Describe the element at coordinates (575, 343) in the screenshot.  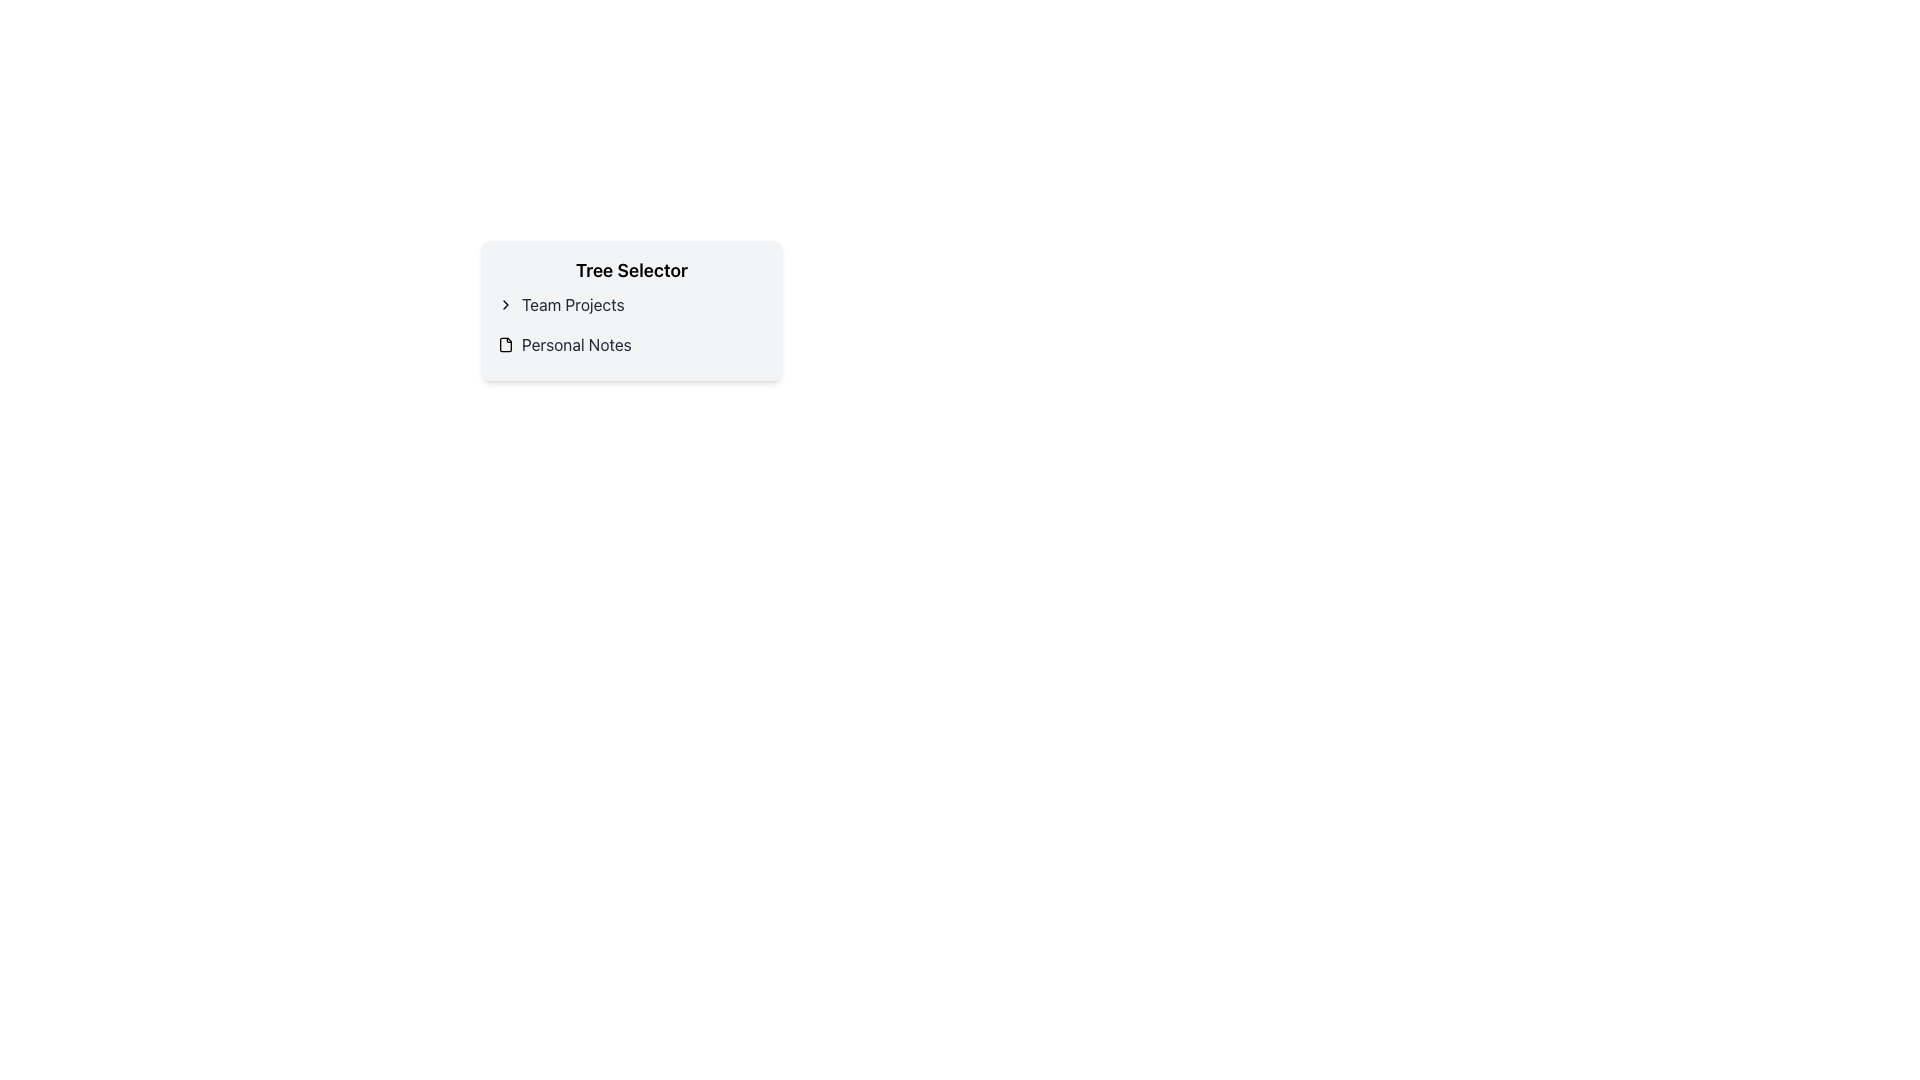
I see `the 'Personal Notes' text label in the 'Tree Selector' sidebar` at that location.